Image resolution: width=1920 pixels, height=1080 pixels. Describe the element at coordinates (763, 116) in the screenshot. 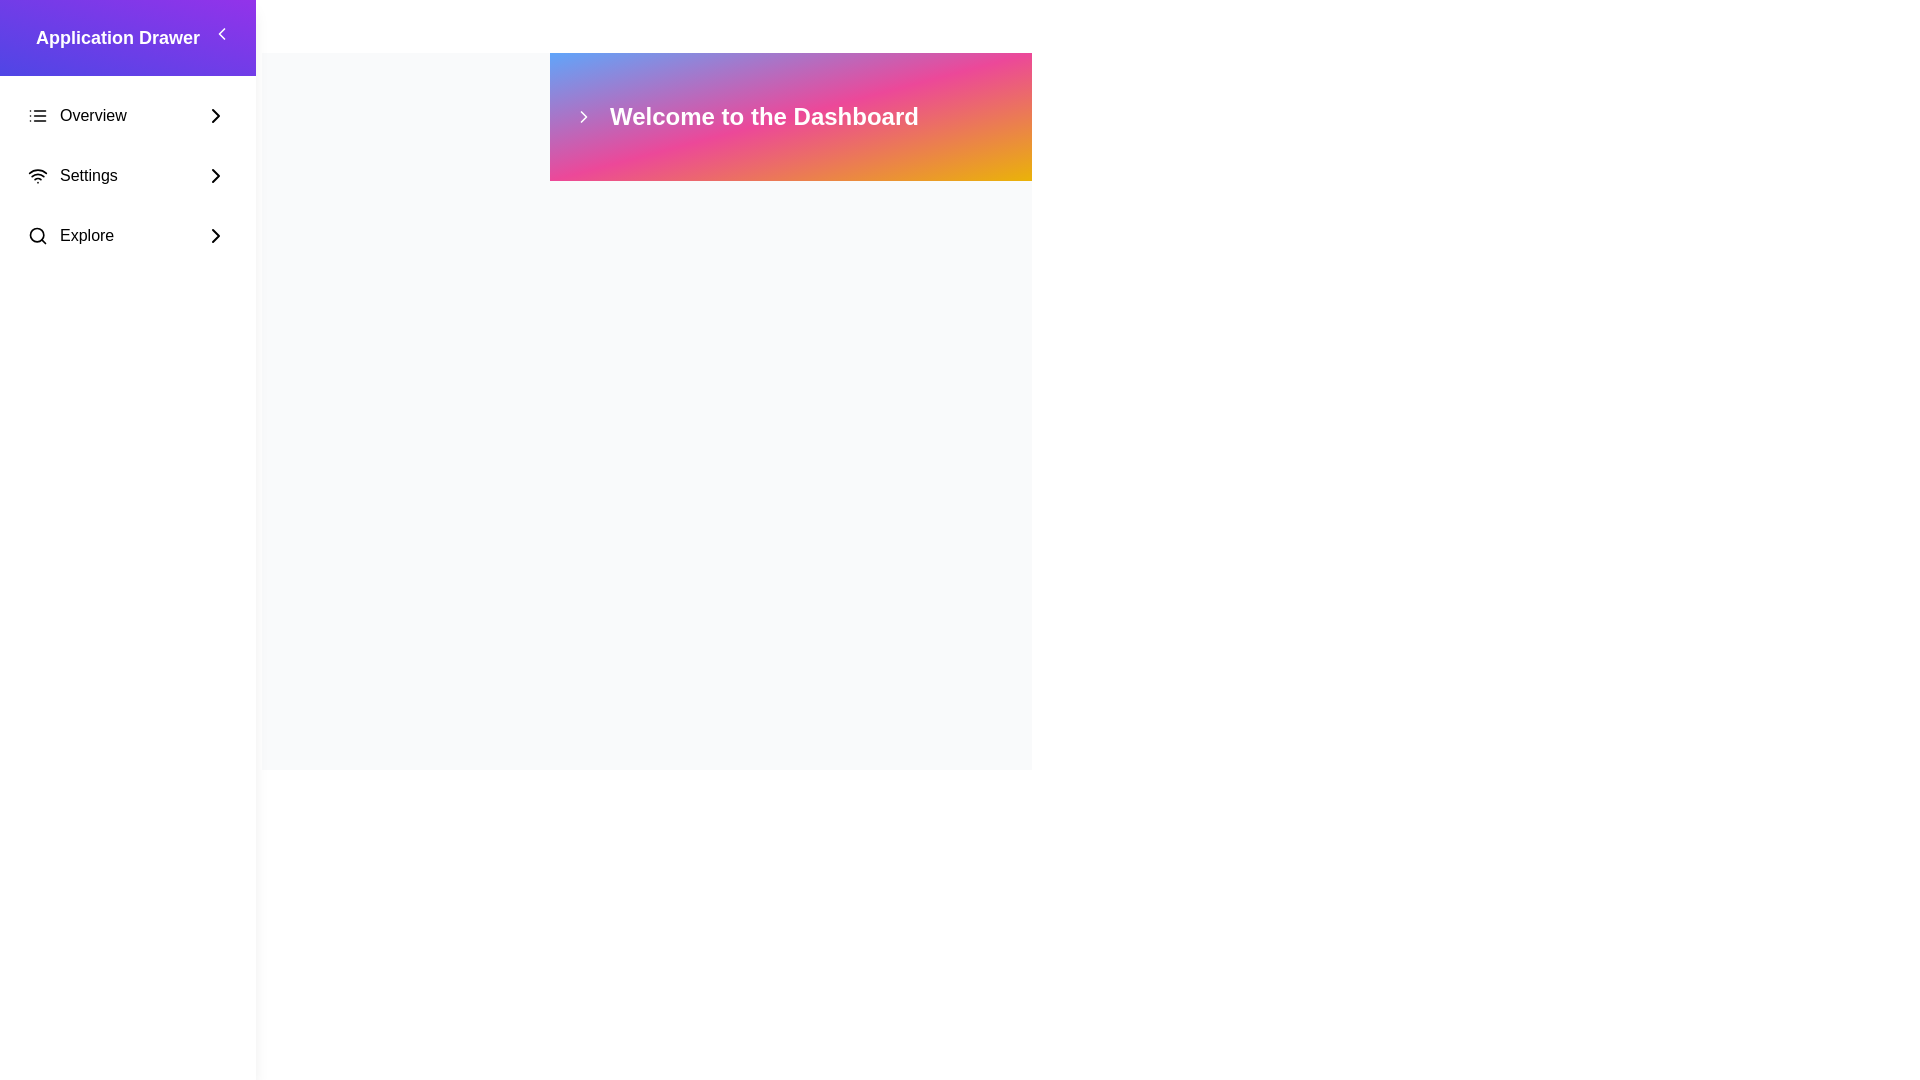

I see `the text label displaying 'Welcome to the Dashboard' which is located in the top colorful gradient section of the interface, prominently positioned against a gradient background` at that location.